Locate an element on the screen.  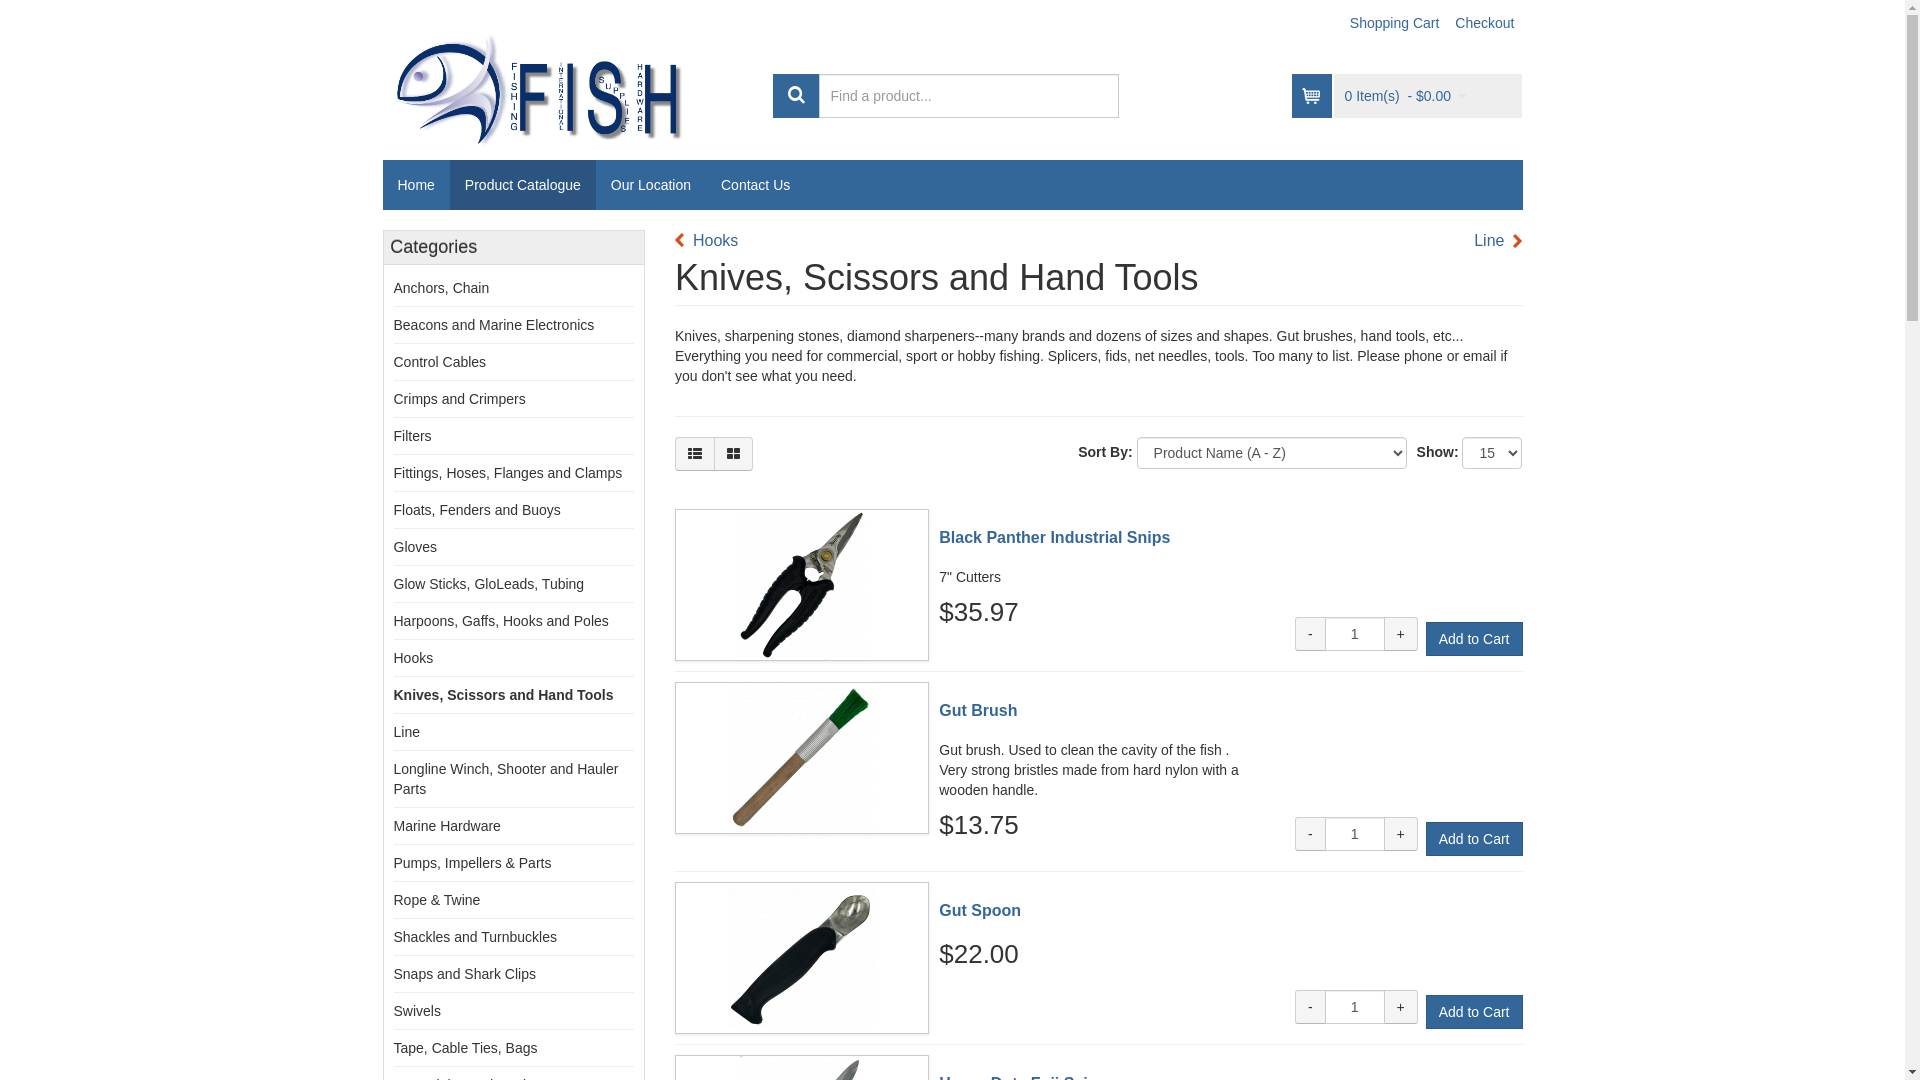
'Shopping Cart' is located at coordinates (1394, 23).